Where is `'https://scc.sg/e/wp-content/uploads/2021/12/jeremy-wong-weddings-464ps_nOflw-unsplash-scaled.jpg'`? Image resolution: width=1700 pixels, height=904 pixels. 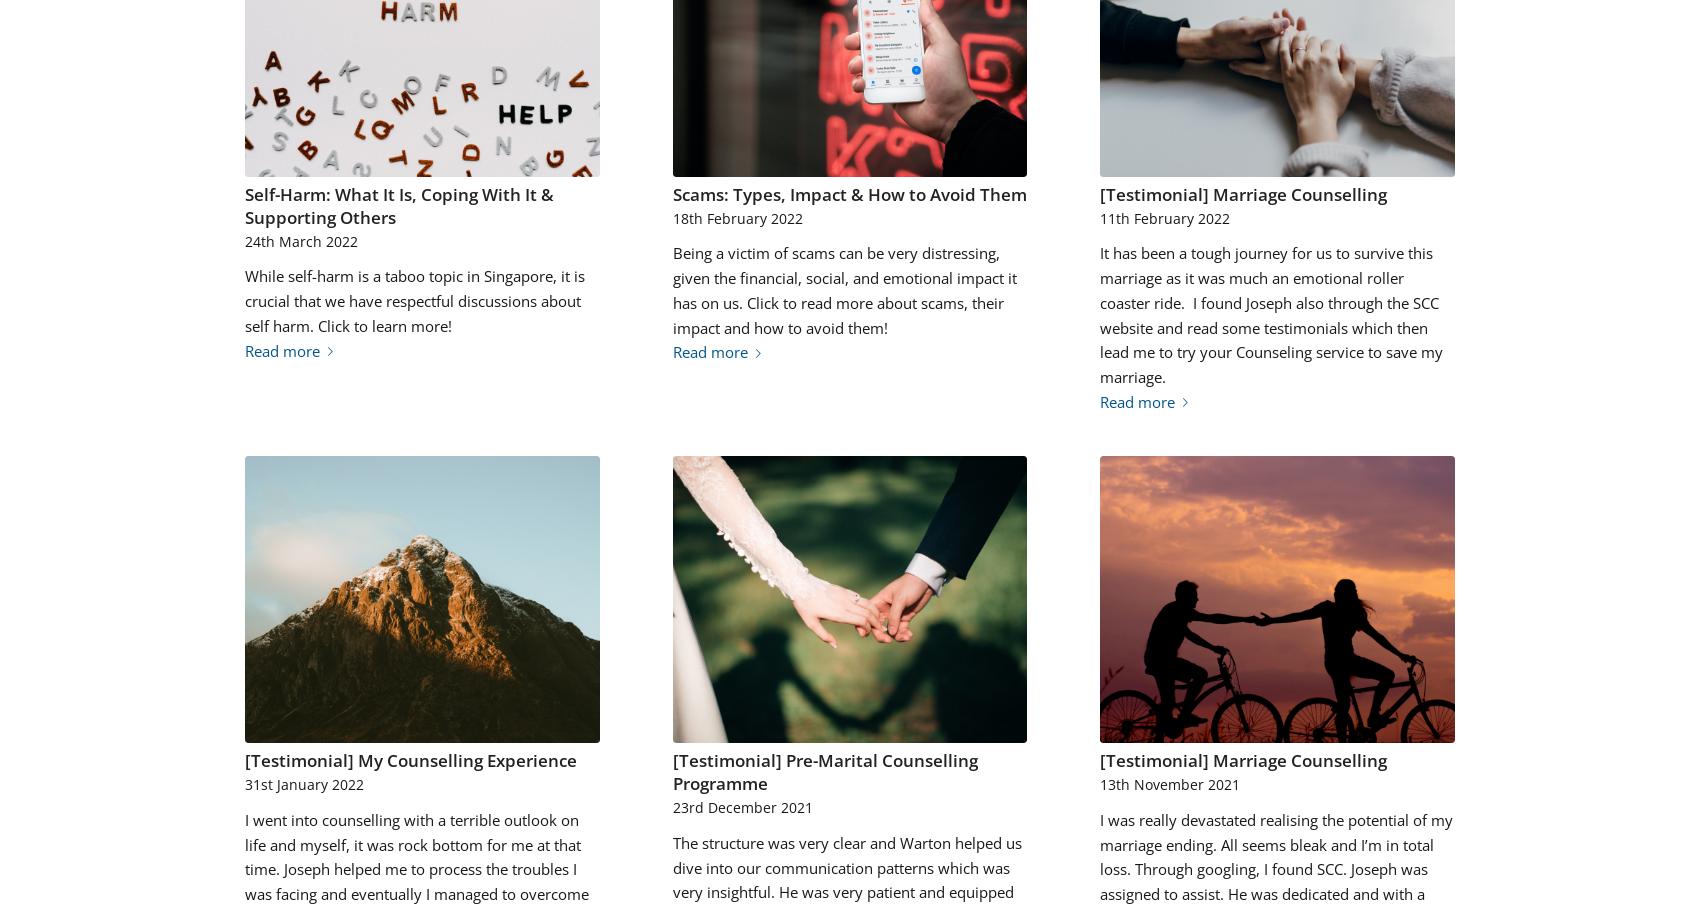
'https://scc.sg/e/wp-content/uploads/2021/12/jeremy-wong-weddings-464ps_nOflw-unsplash-scaled.jpg' is located at coordinates (846, 491).